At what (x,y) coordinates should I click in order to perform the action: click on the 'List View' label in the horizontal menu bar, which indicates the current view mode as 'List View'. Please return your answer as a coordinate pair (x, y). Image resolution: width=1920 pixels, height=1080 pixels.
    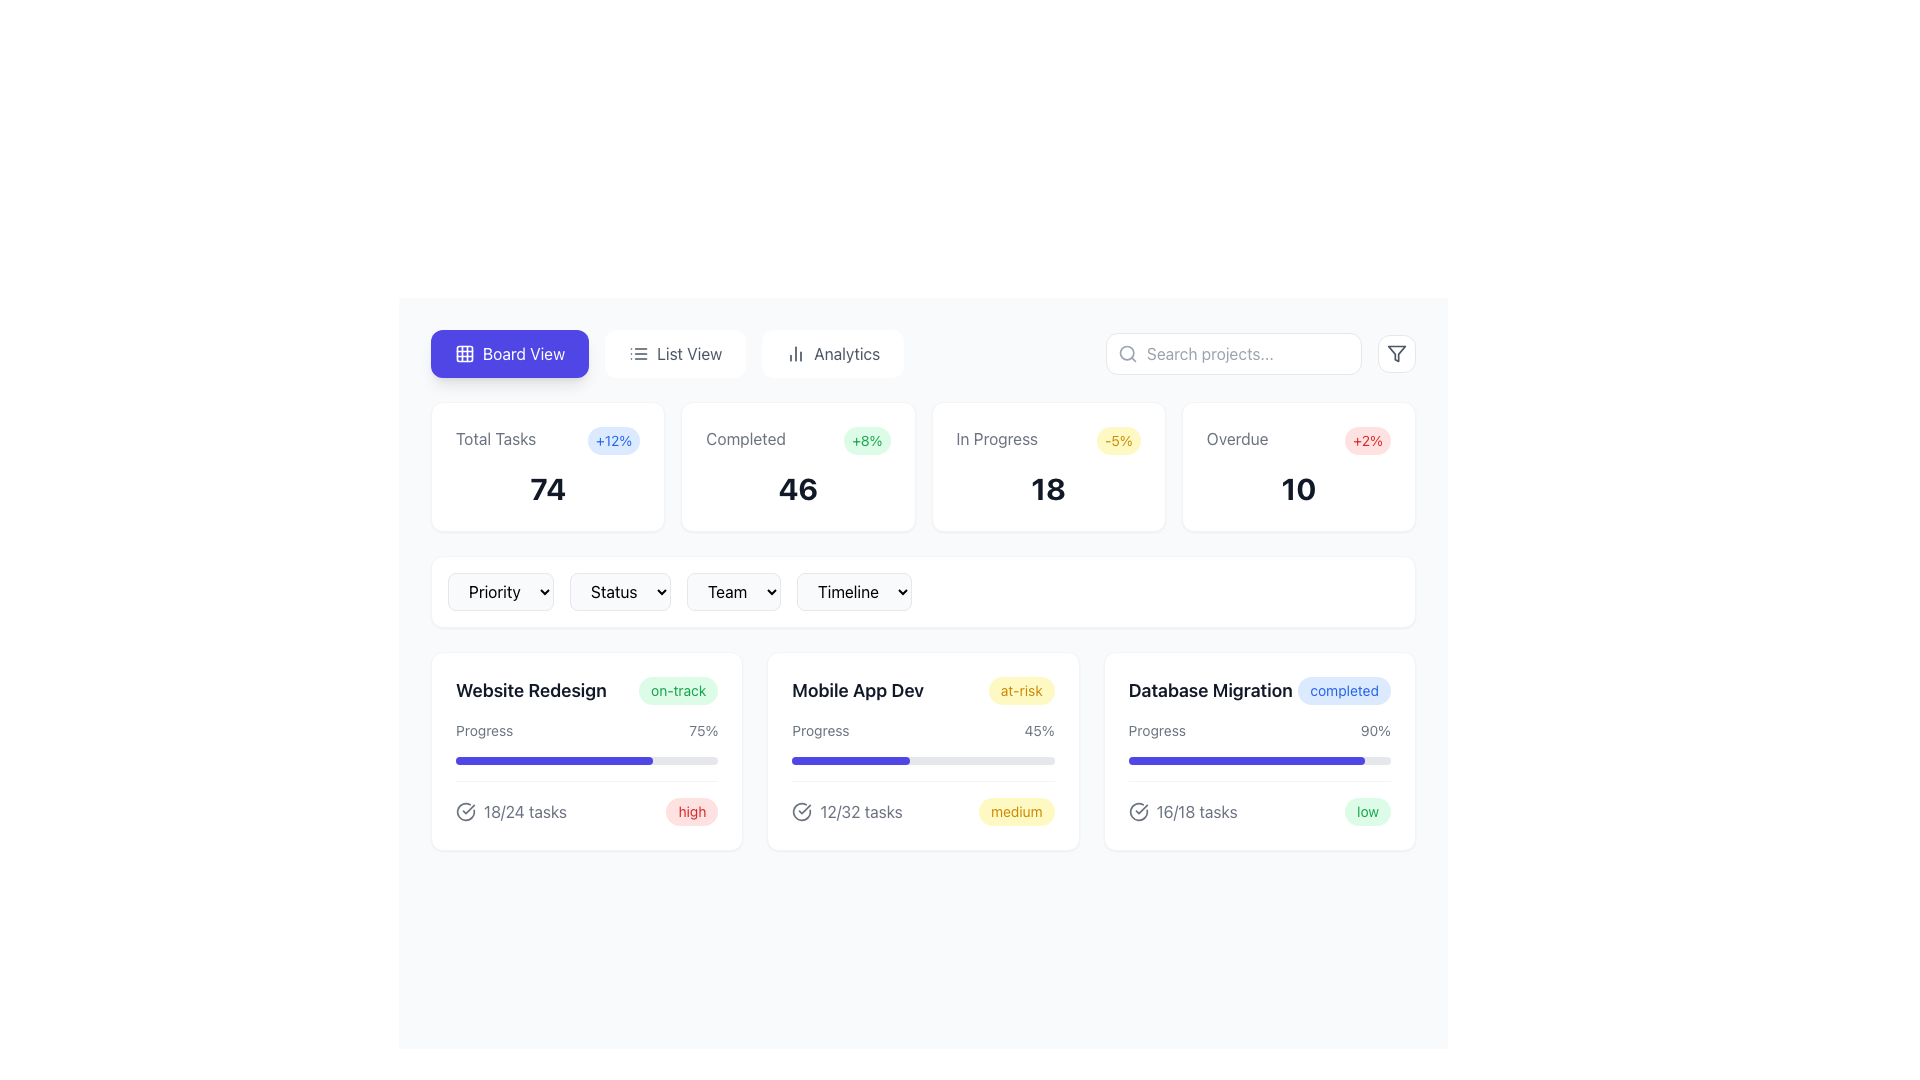
    Looking at the image, I should click on (689, 353).